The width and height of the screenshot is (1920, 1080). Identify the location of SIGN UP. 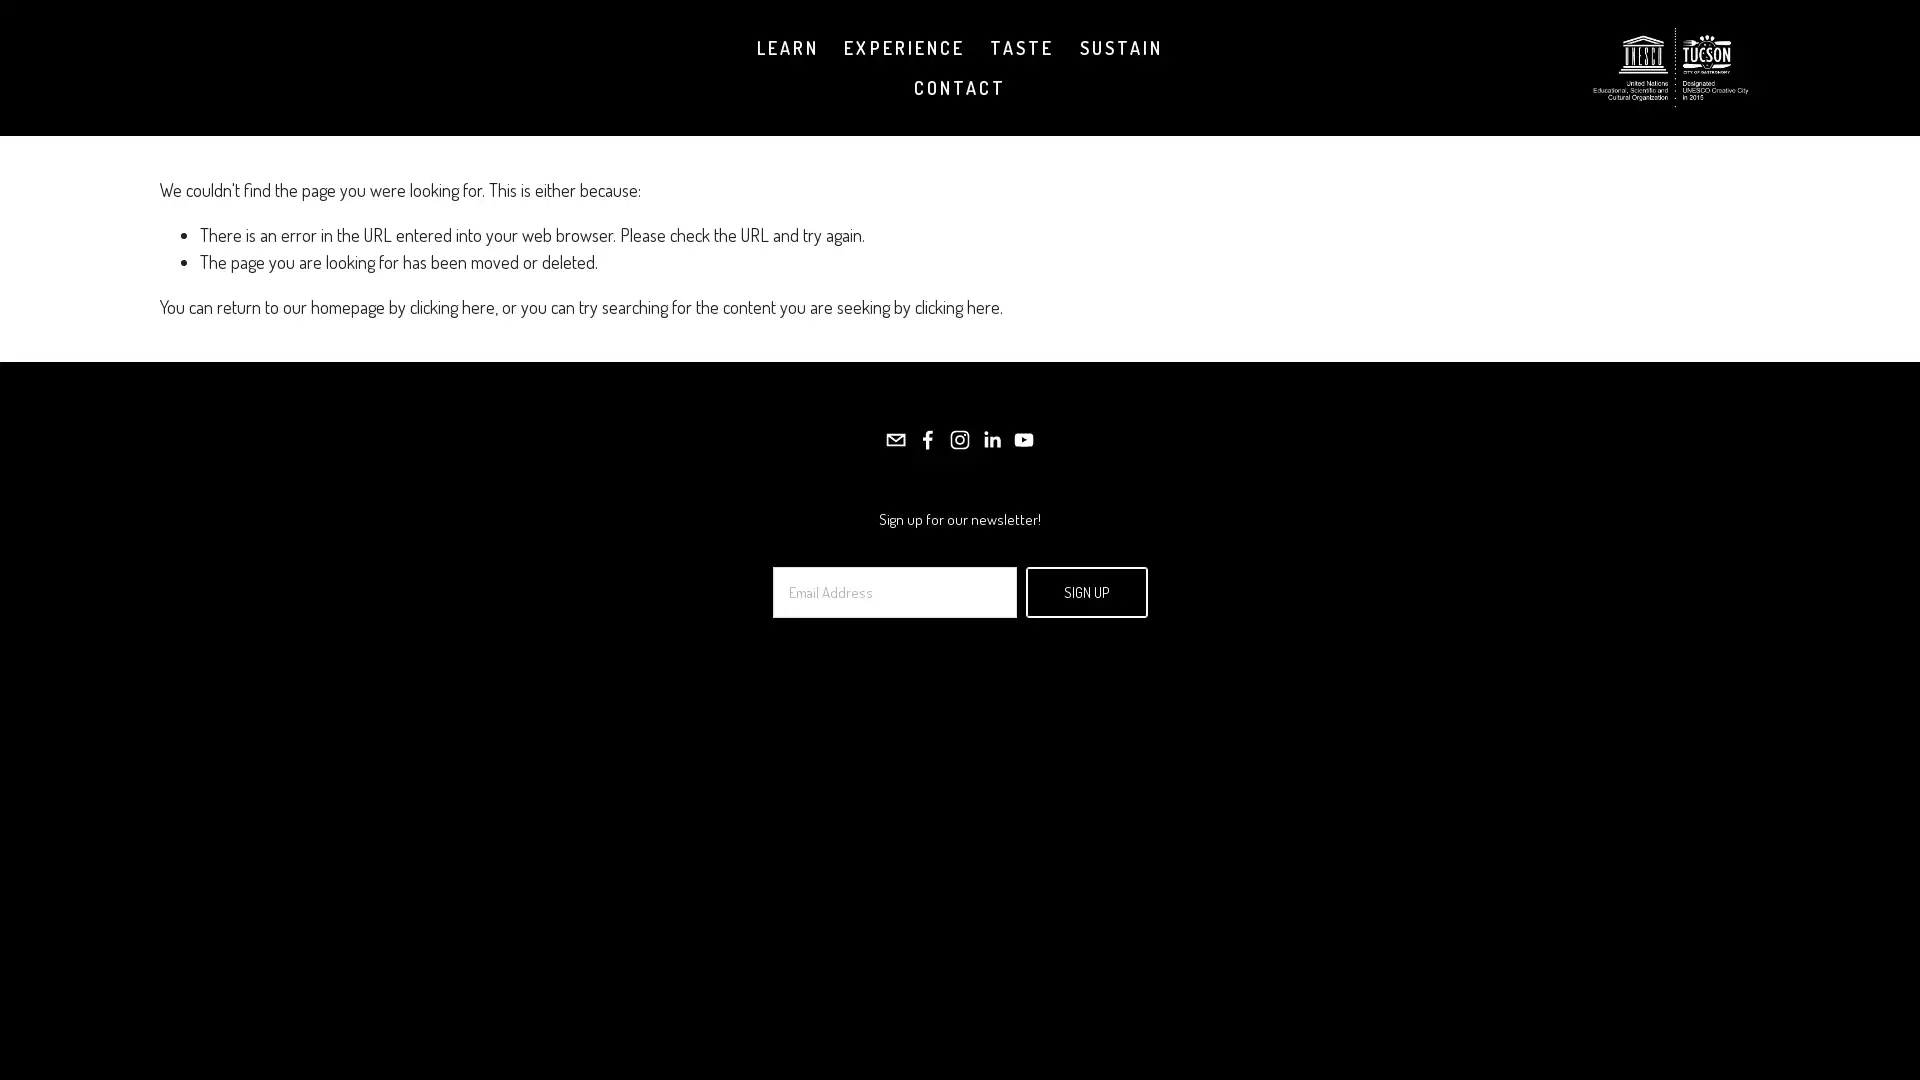
(1084, 590).